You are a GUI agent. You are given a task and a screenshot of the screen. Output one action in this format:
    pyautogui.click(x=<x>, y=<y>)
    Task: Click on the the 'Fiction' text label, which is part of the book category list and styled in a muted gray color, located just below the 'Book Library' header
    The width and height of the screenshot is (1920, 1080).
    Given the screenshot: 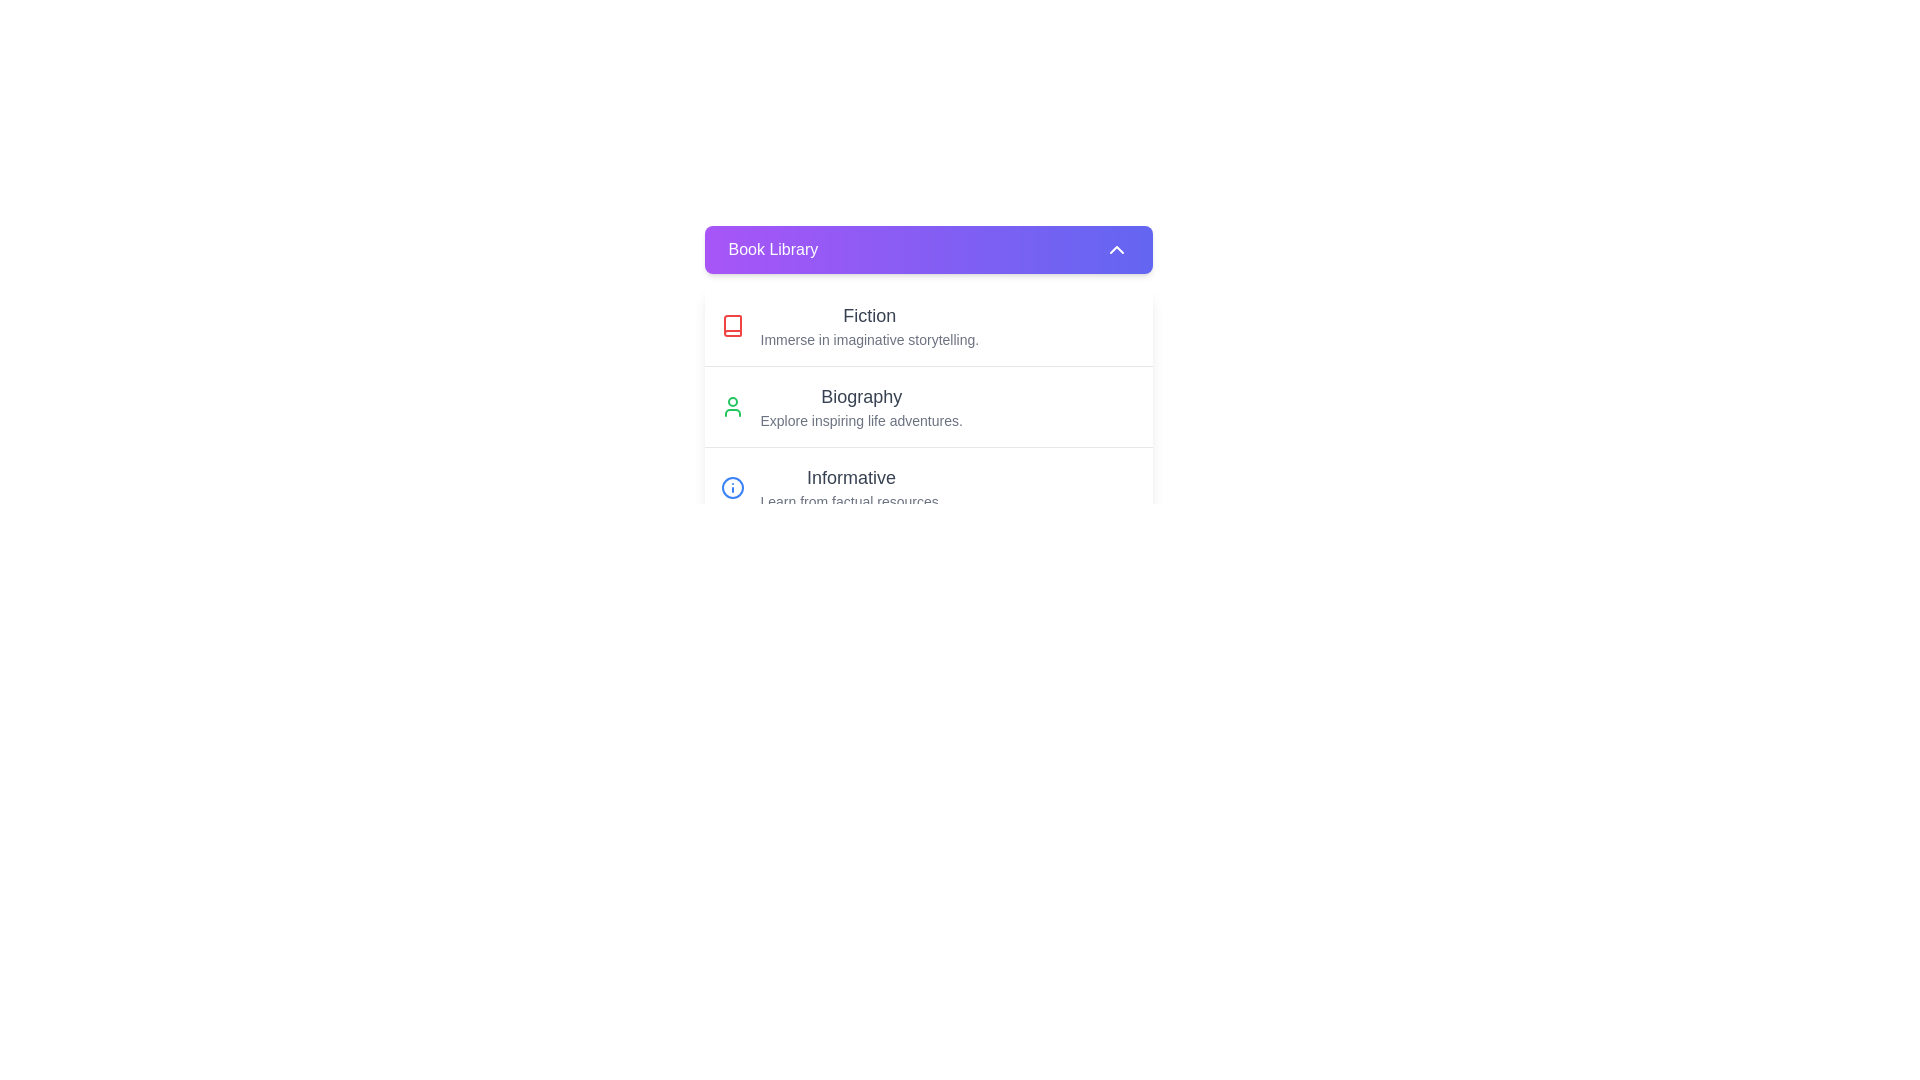 What is the action you would take?
    pyautogui.click(x=869, y=315)
    